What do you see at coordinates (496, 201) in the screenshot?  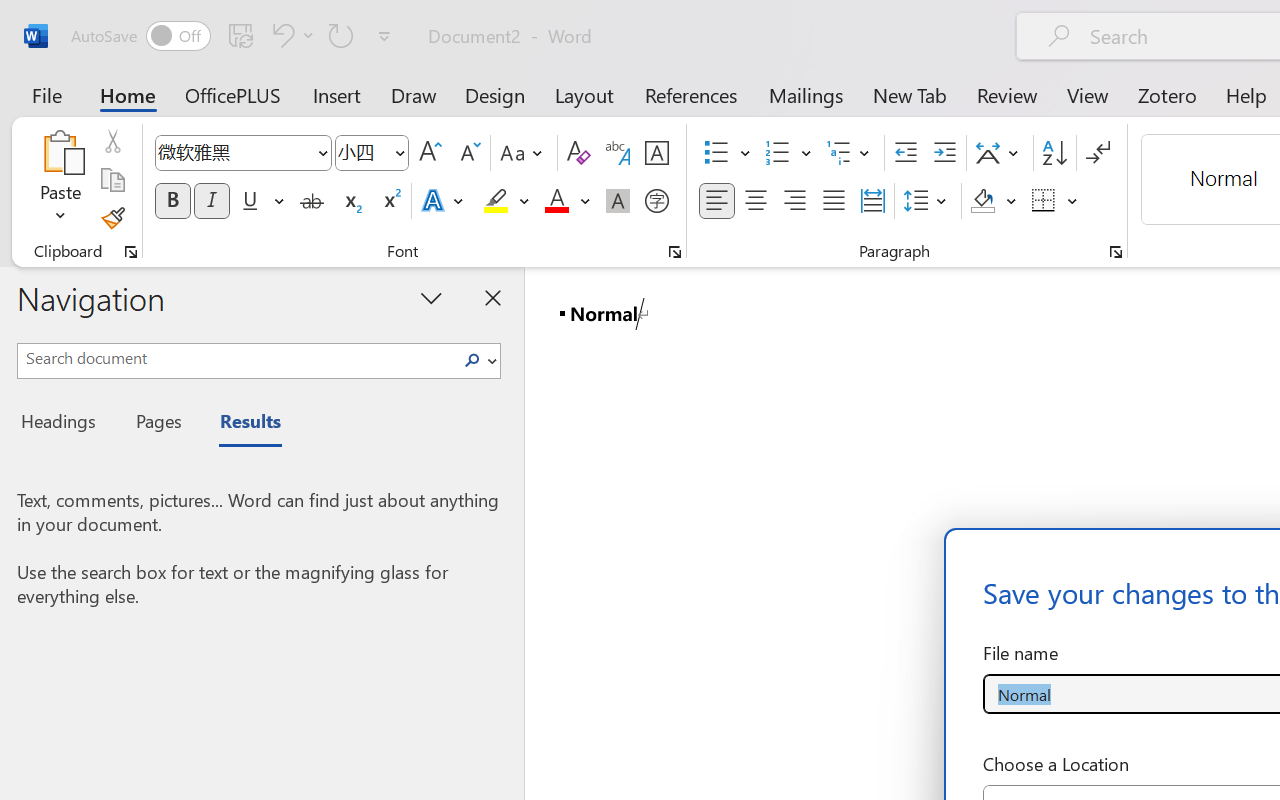 I see `'Text Highlight Color Yellow'` at bounding box center [496, 201].